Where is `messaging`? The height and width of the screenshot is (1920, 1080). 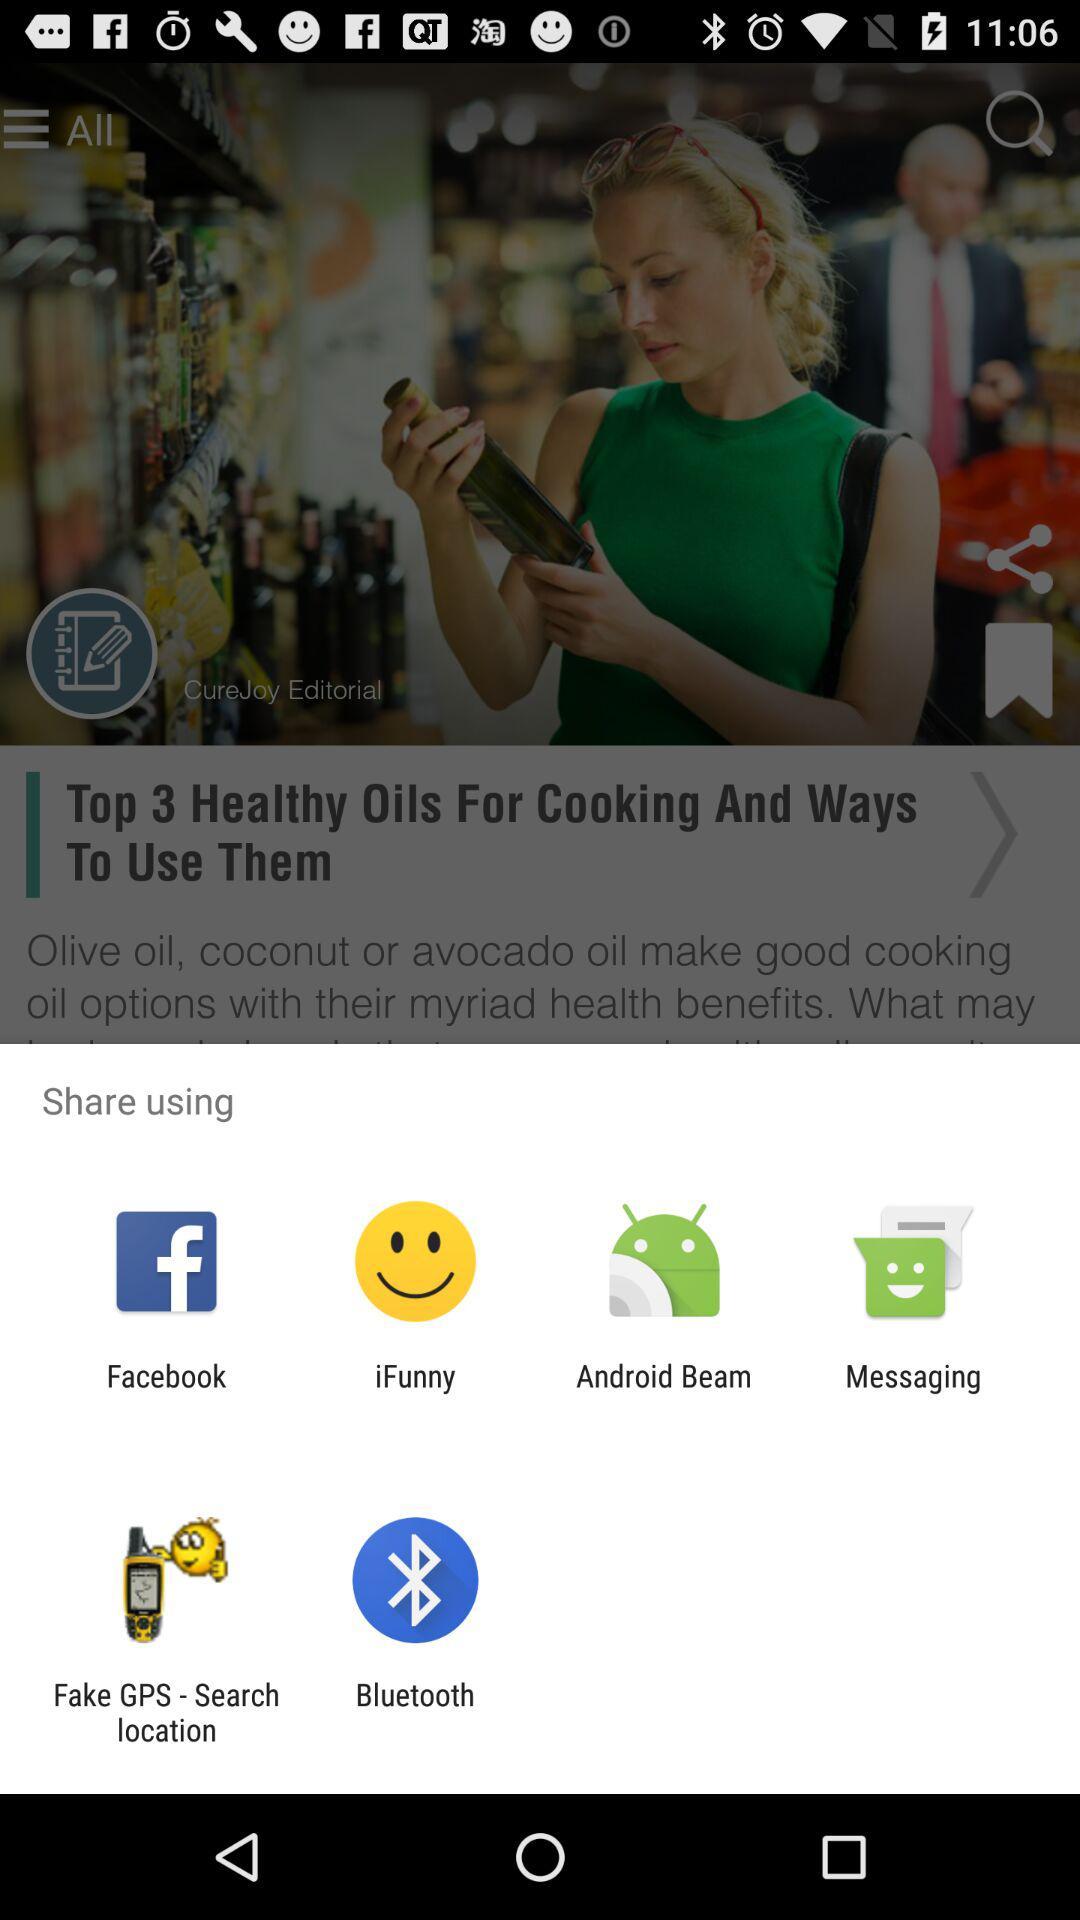
messaging is located at coordinates (913, 1392).